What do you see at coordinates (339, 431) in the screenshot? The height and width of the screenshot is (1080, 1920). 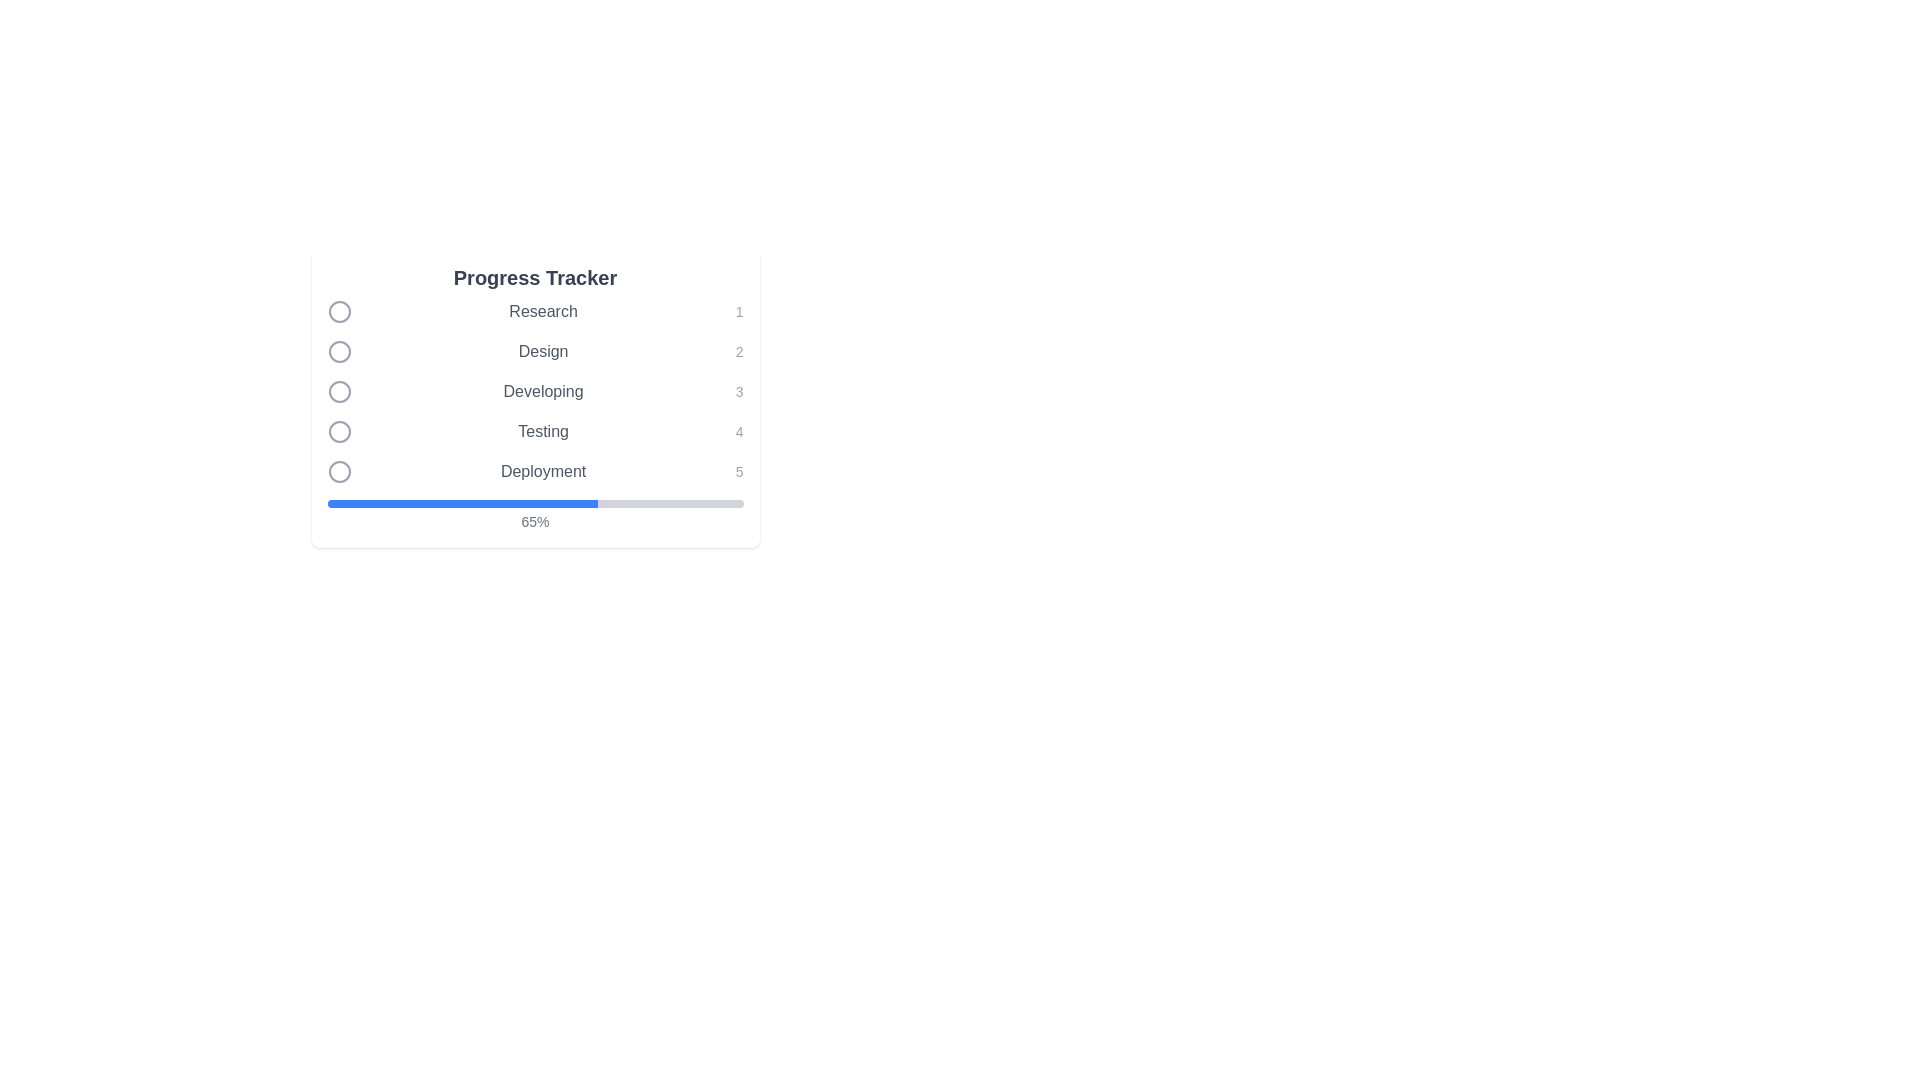 I see `the fourth circular graphic representation element in the progress tracker interface corresponding to the 'Testing' label` at bounding box center [339, 431].